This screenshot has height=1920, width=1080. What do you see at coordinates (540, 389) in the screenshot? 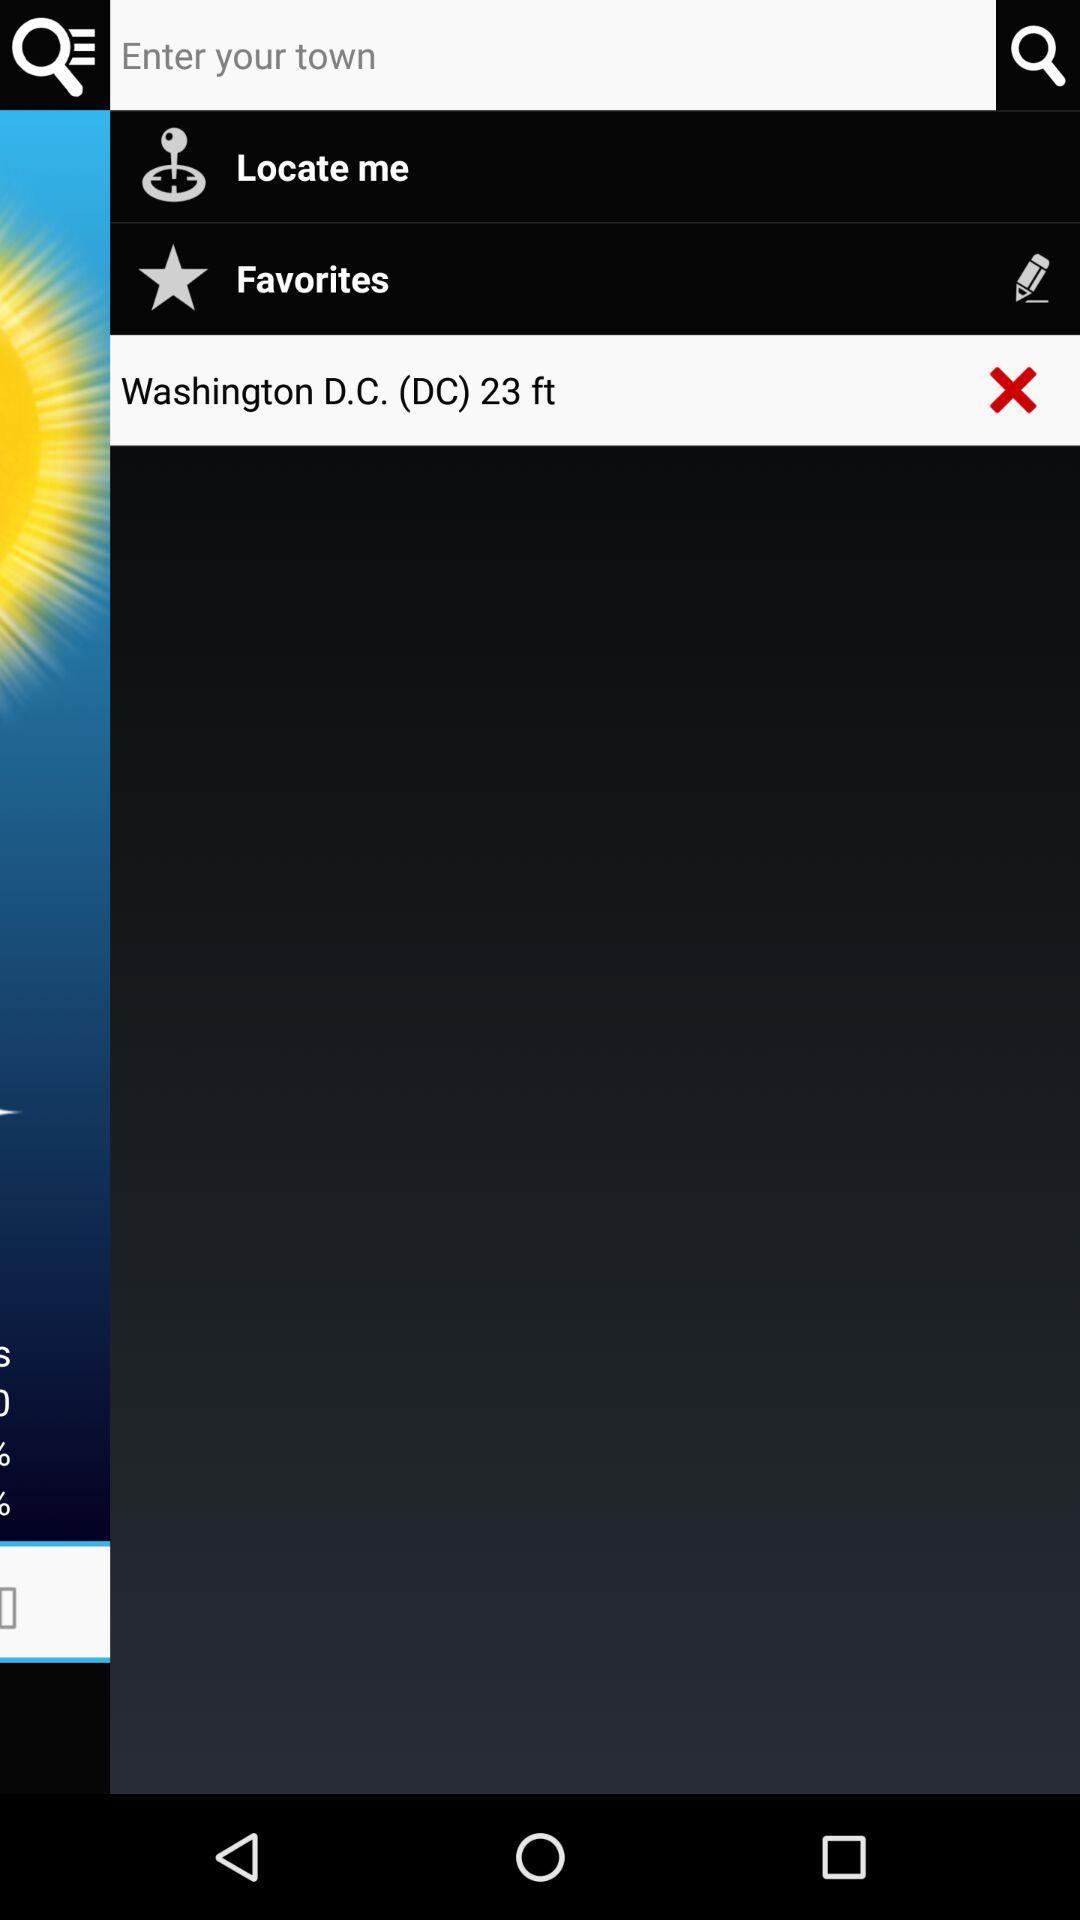
I see `the washington d c icon` at bounding box center [540, 389].